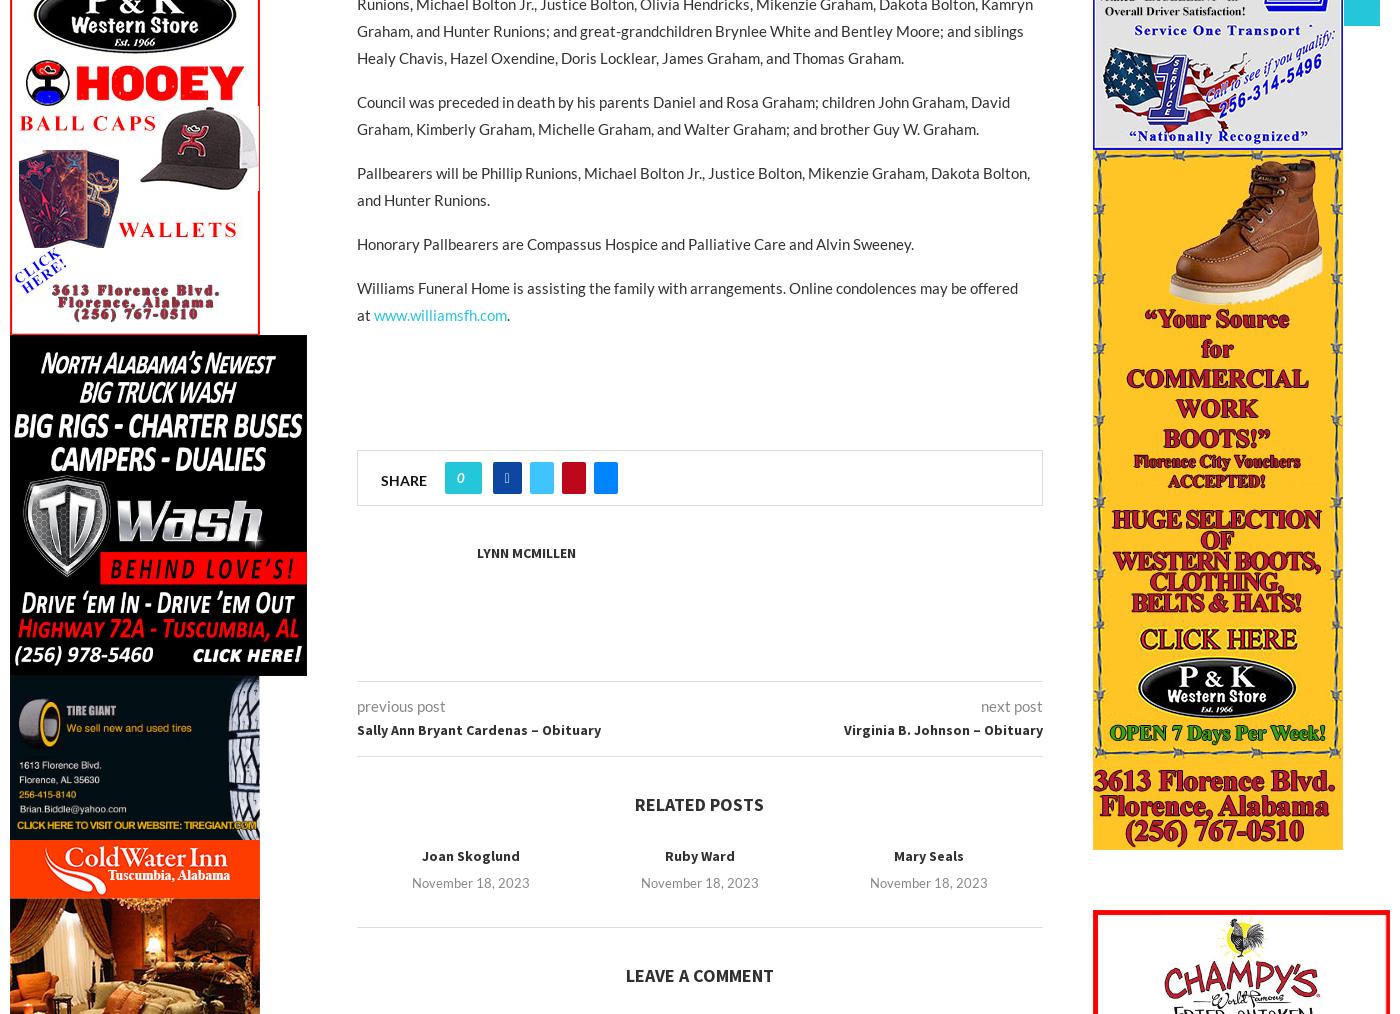  What do you see at coordinates (1012, 705) in the screenshot?
I see `'next post'` at bounding box center [1012, 705].